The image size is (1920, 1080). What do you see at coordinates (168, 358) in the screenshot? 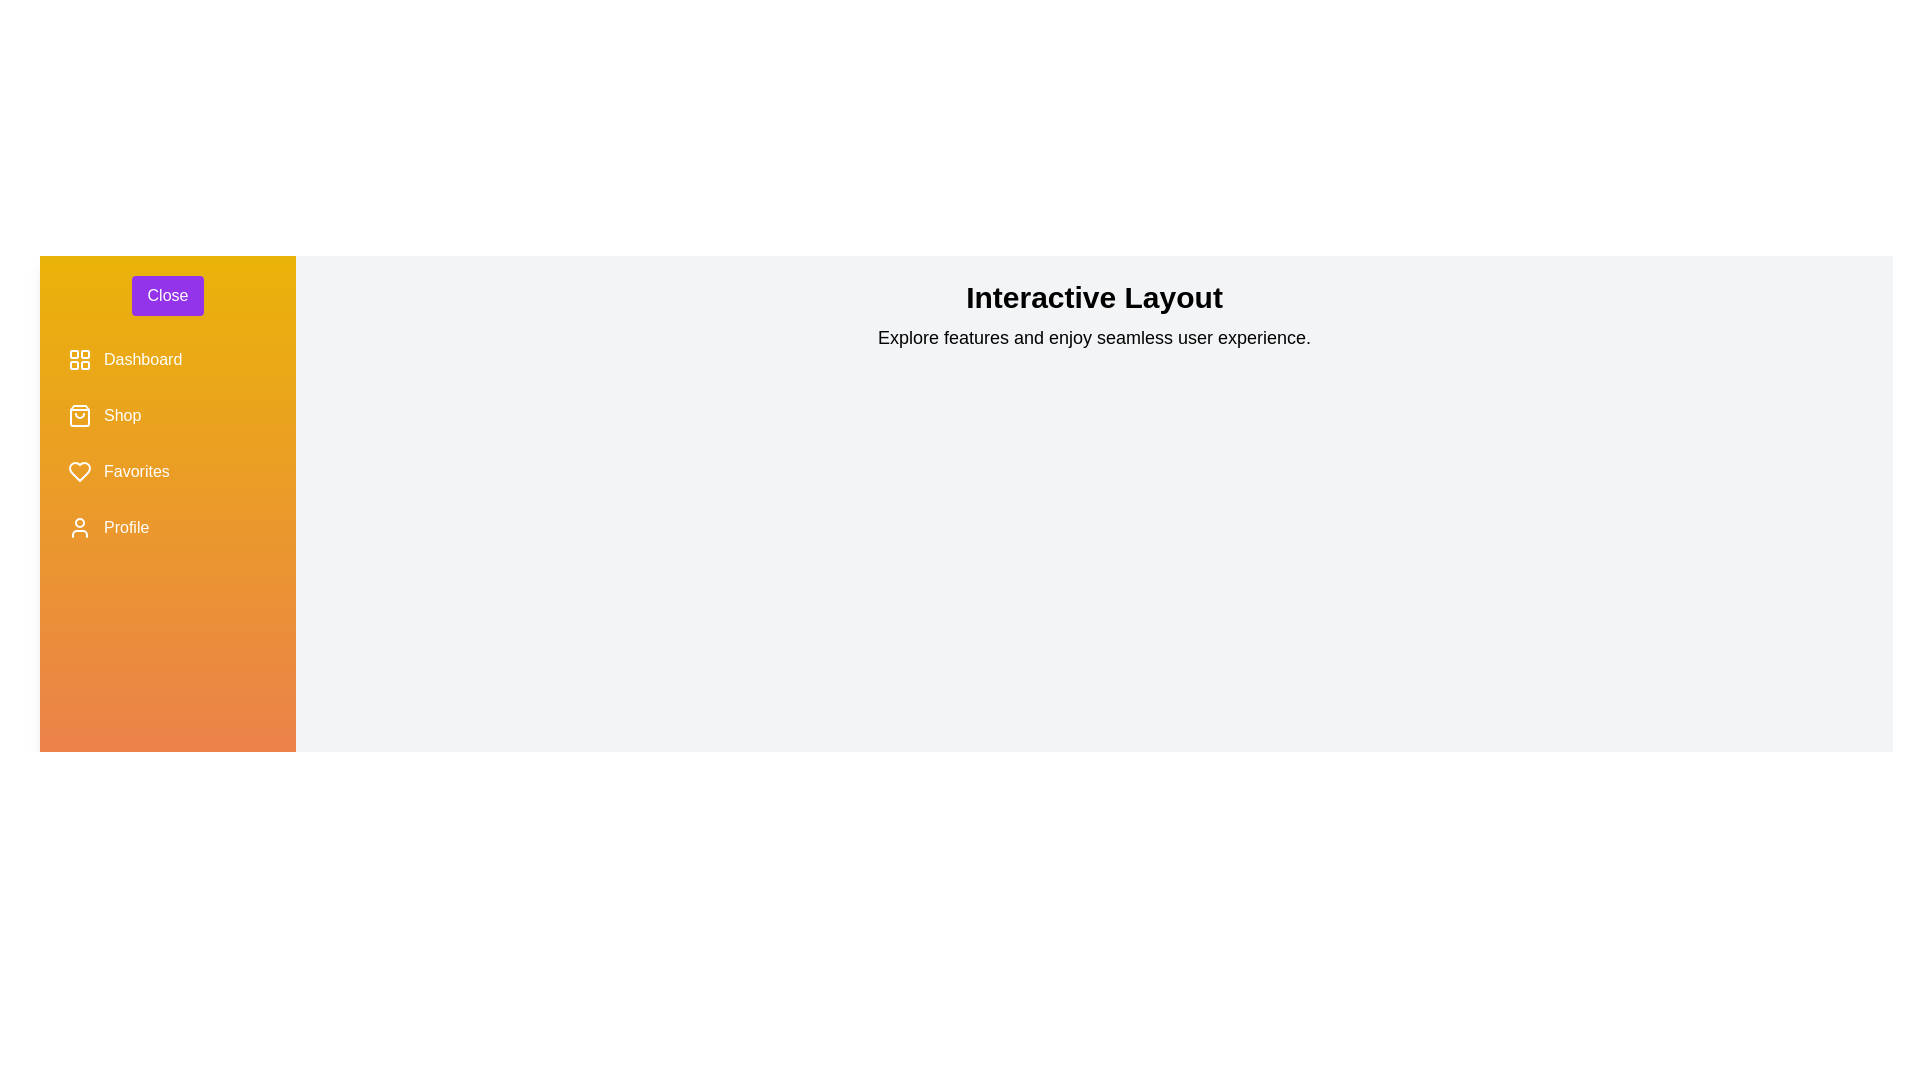
I see `the menu item Dashboard in the sidebar` at bounding box center [168, 358].